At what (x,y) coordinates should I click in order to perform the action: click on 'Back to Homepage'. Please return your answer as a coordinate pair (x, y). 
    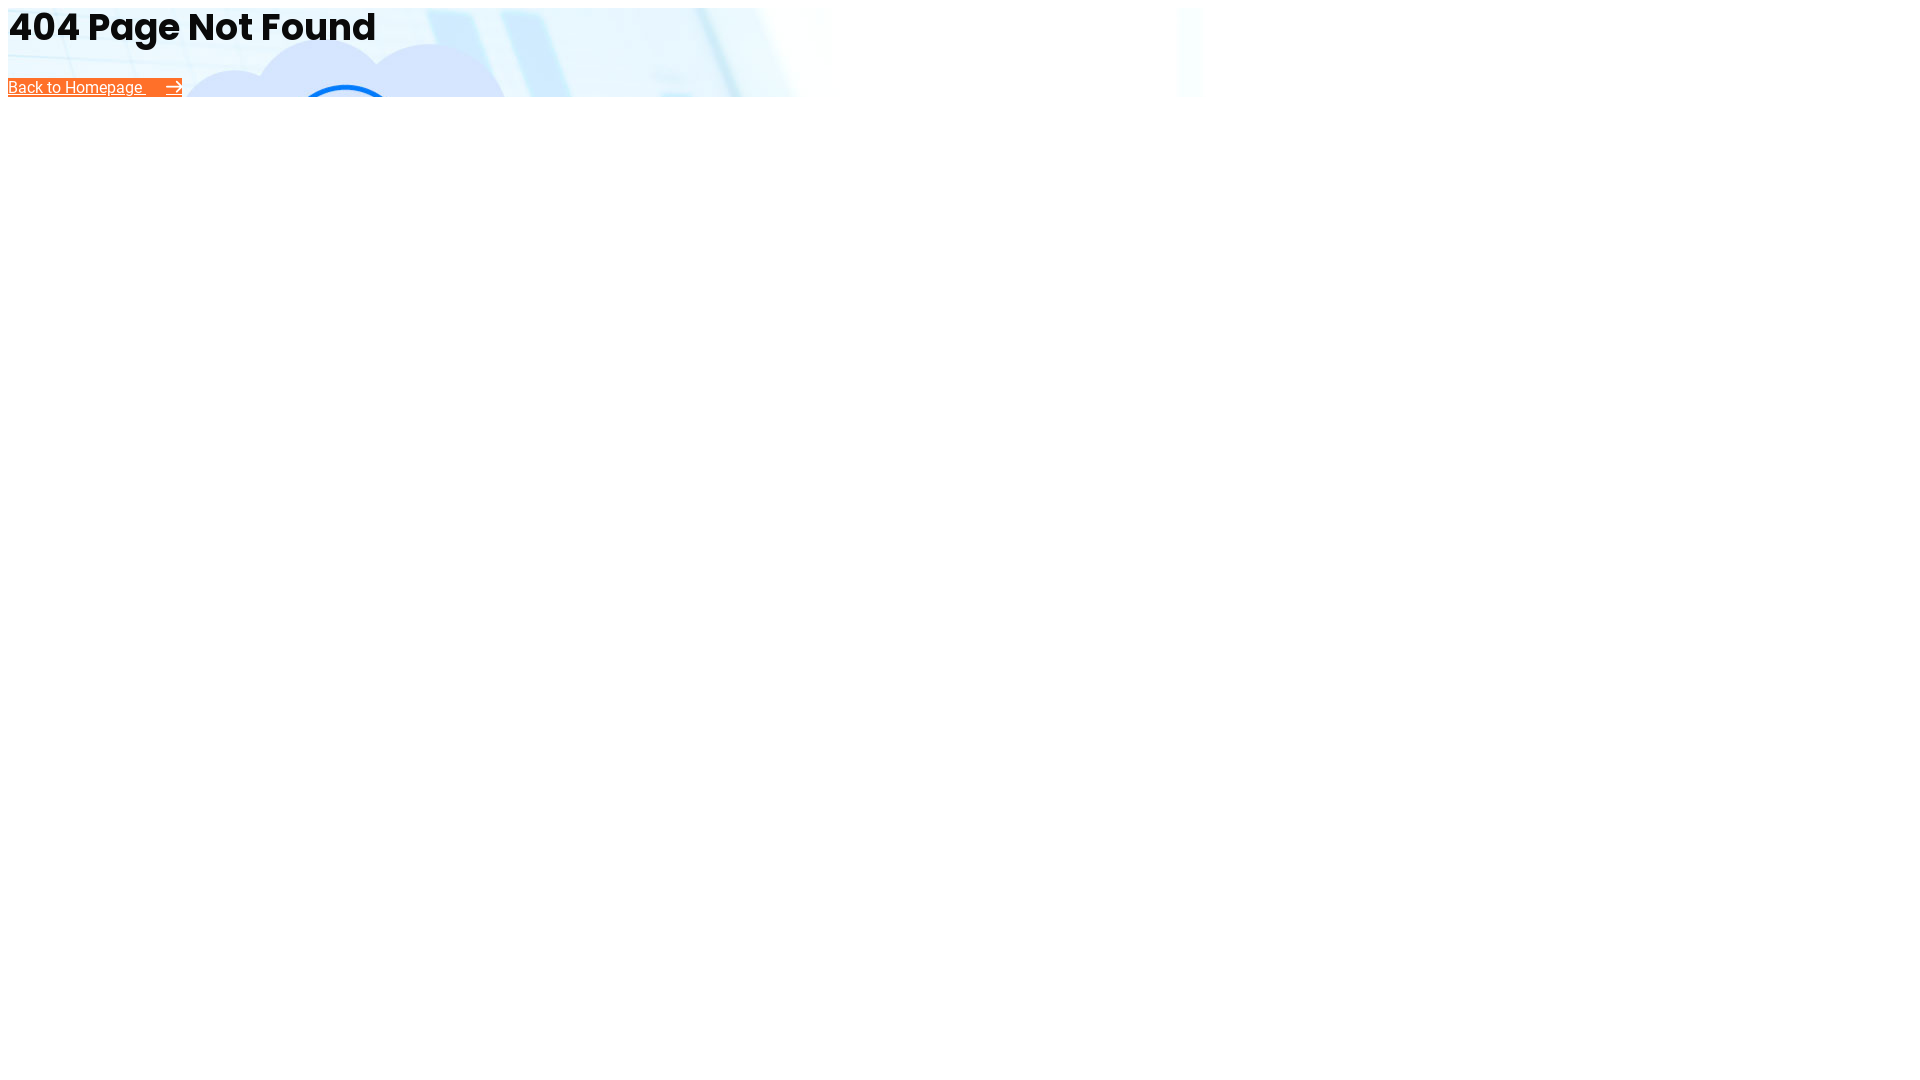
    Looking at the image, I should click on (94, 86).